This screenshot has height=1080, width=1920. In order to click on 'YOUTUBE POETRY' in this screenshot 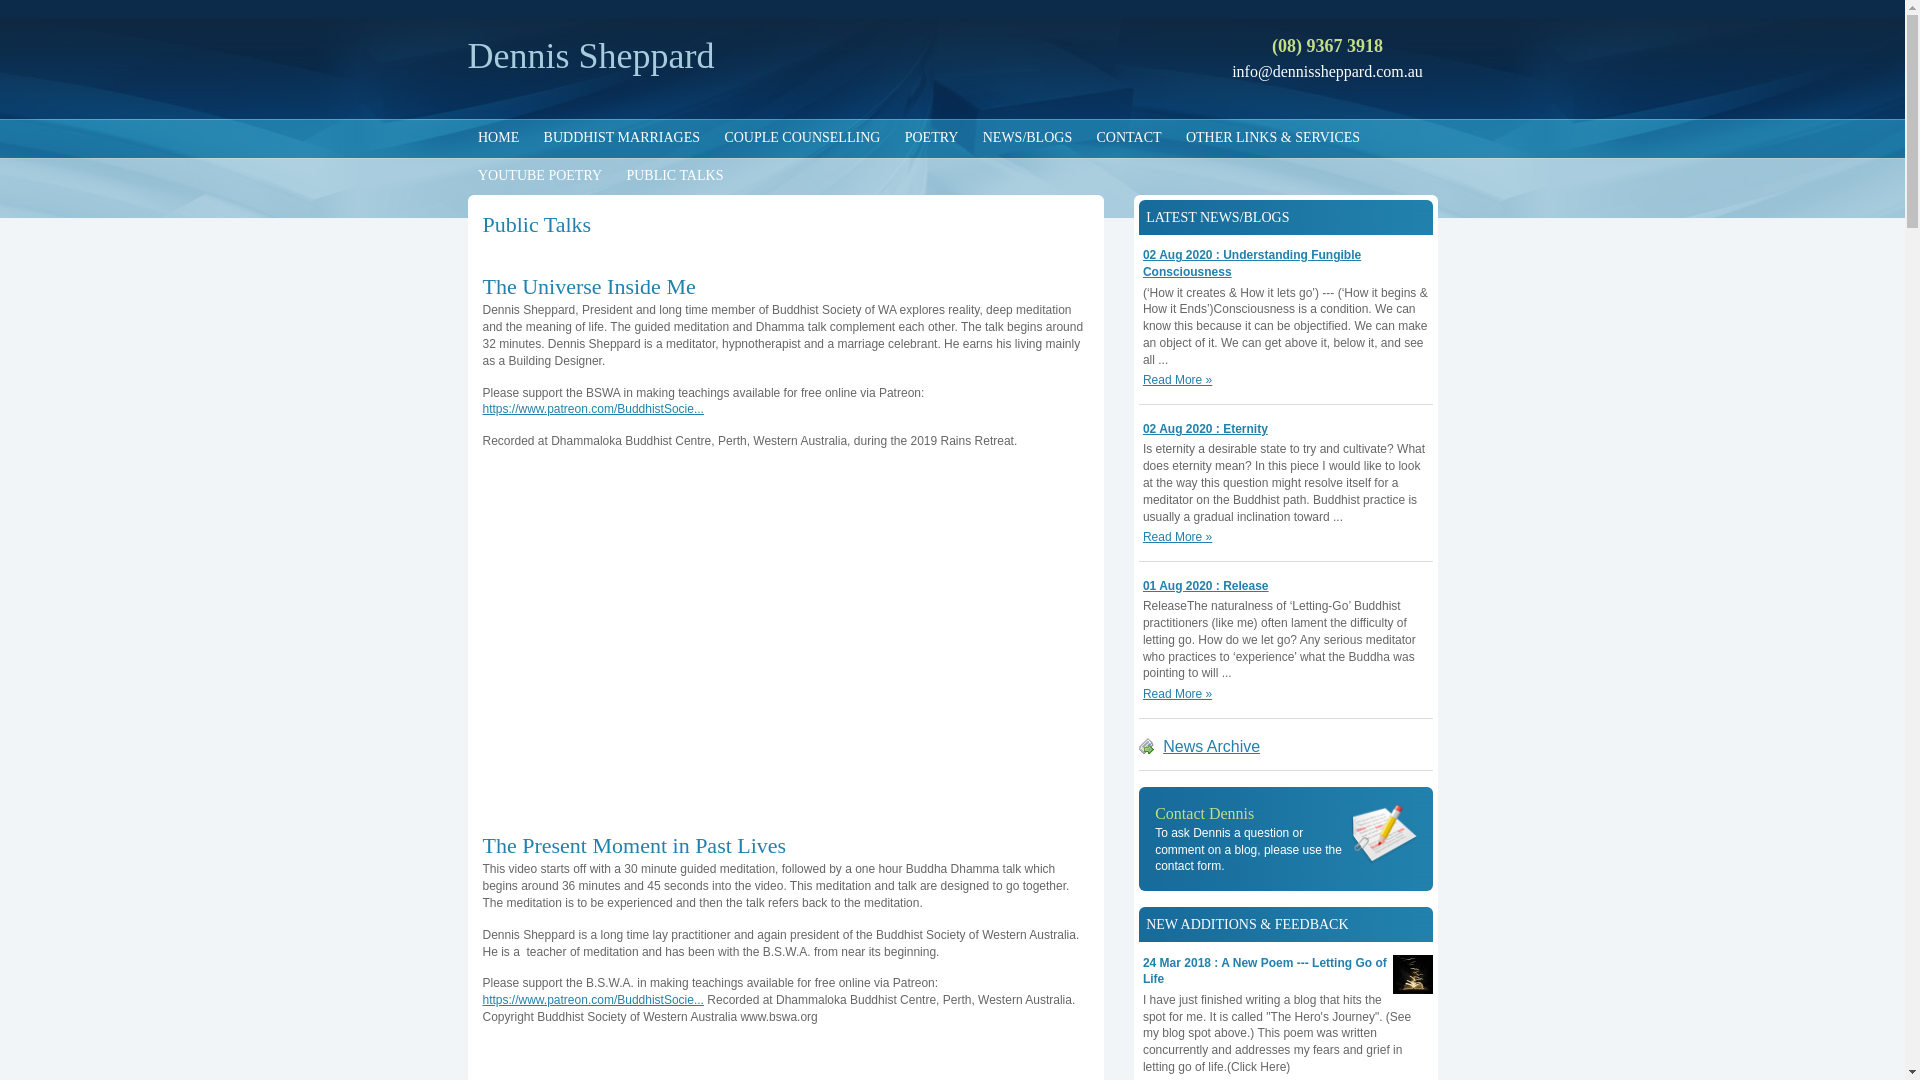, I will do `click(540, 175)`.